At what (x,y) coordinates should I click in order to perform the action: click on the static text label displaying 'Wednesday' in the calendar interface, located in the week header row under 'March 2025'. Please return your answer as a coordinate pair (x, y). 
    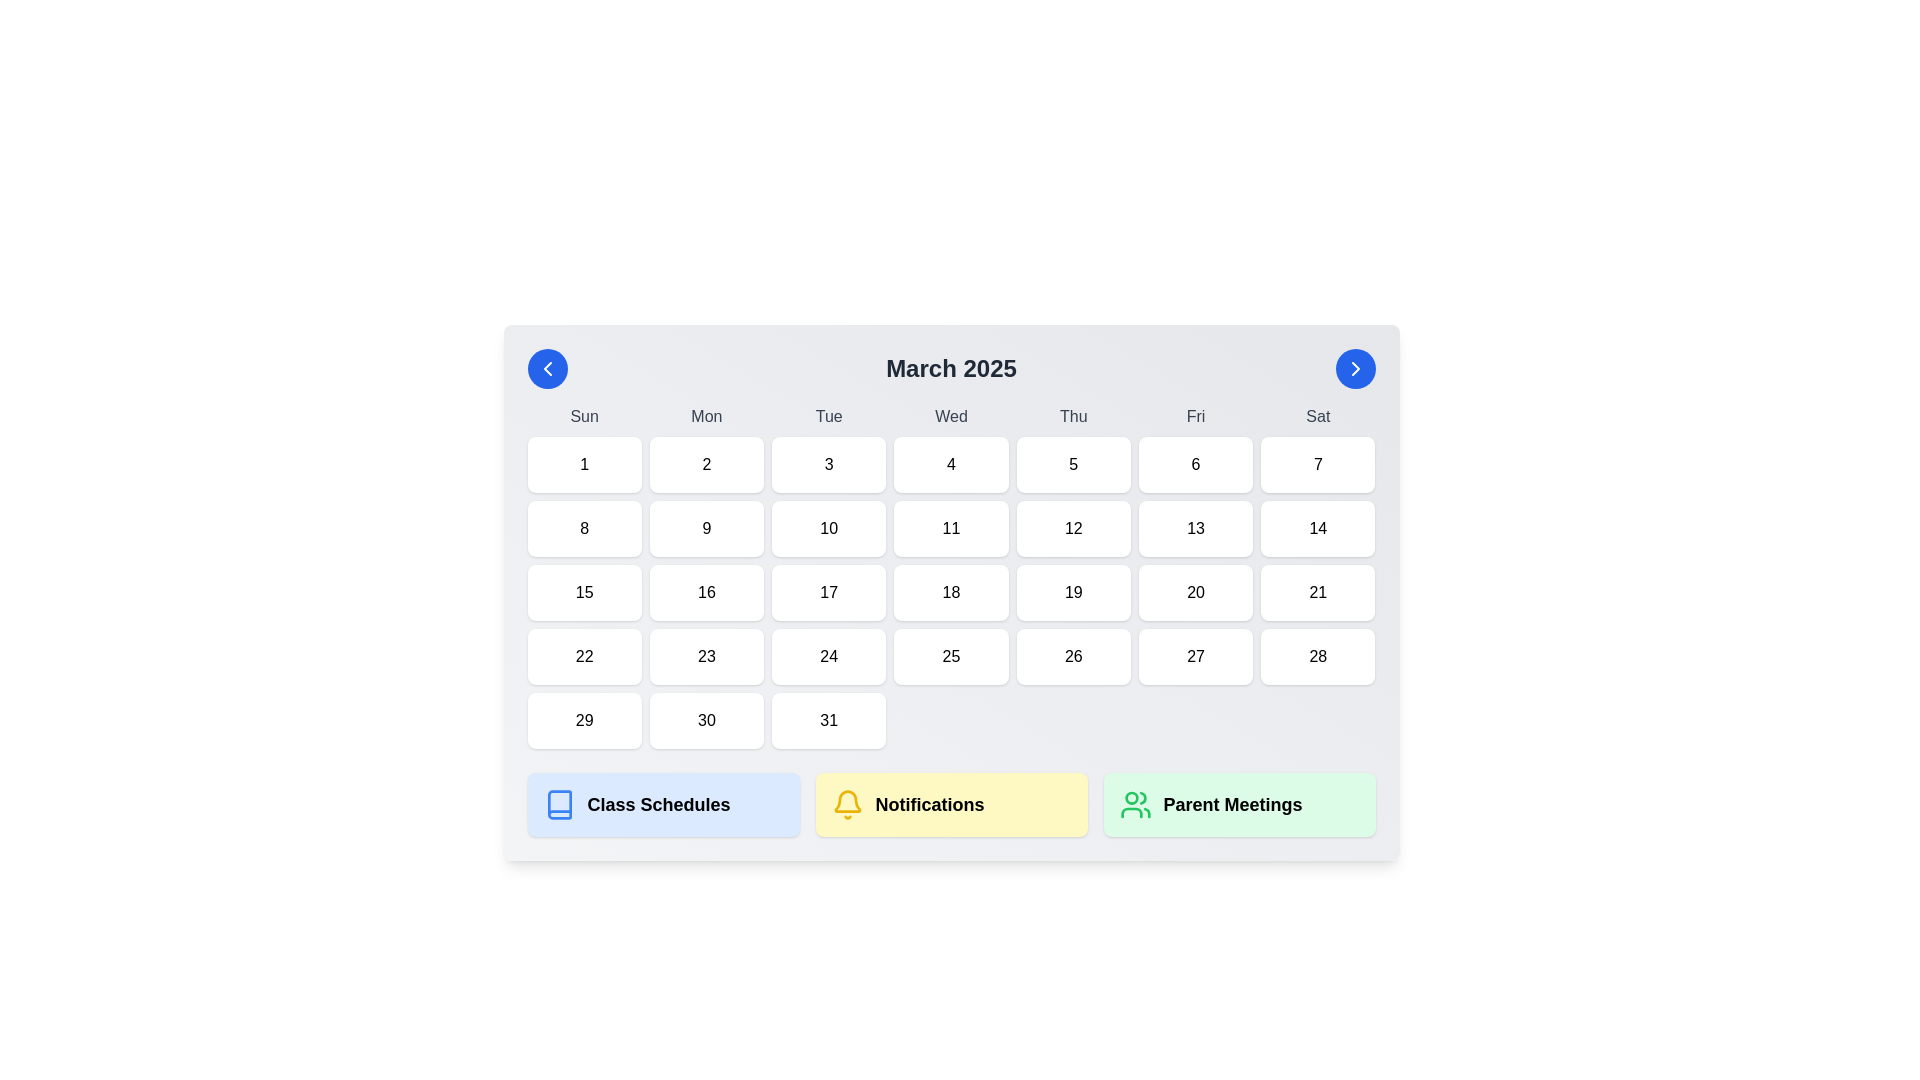
    Looking at the image, I should click on (950, 415).